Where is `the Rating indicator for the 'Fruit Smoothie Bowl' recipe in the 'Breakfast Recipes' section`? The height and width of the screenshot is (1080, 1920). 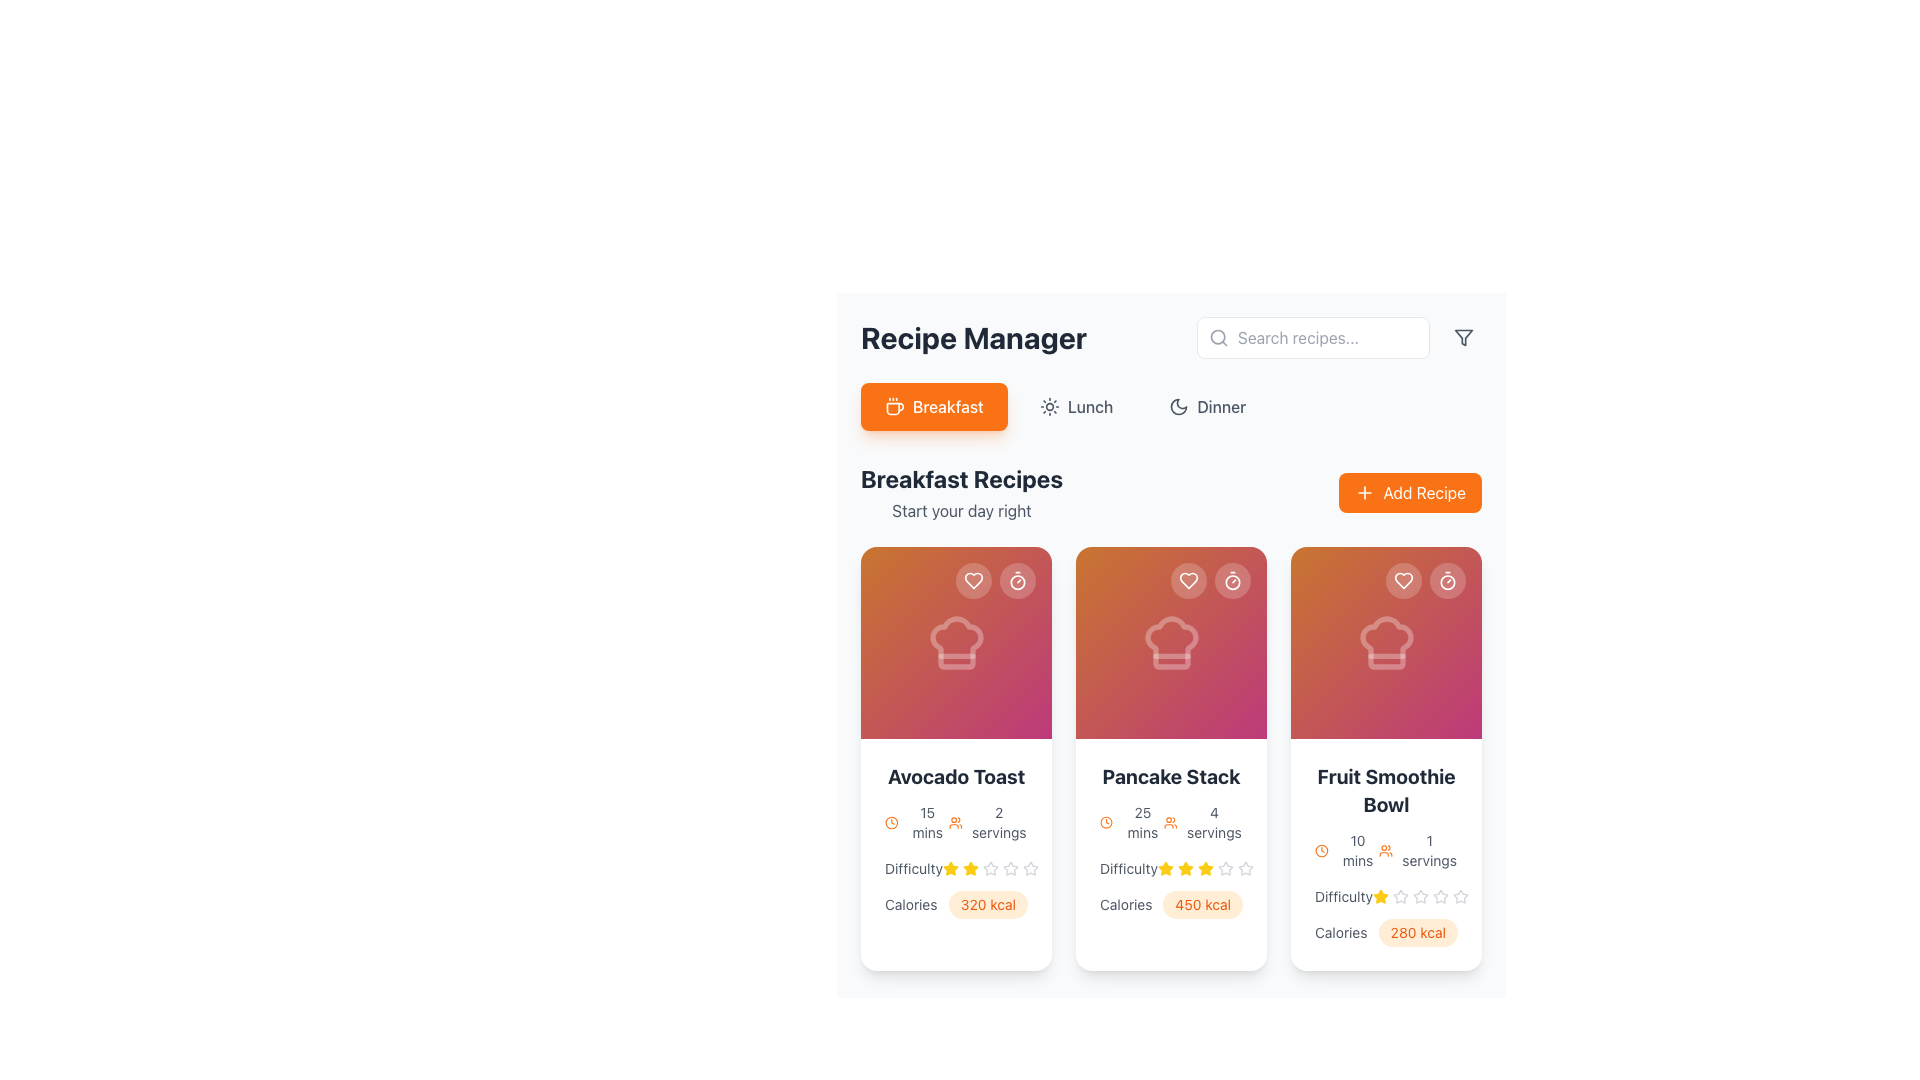 the Rating indicator for the 'Fruit Smoothie Bowl' recipe in the 'Breakfast Recipes' section is located at coordinates (1385, 896).